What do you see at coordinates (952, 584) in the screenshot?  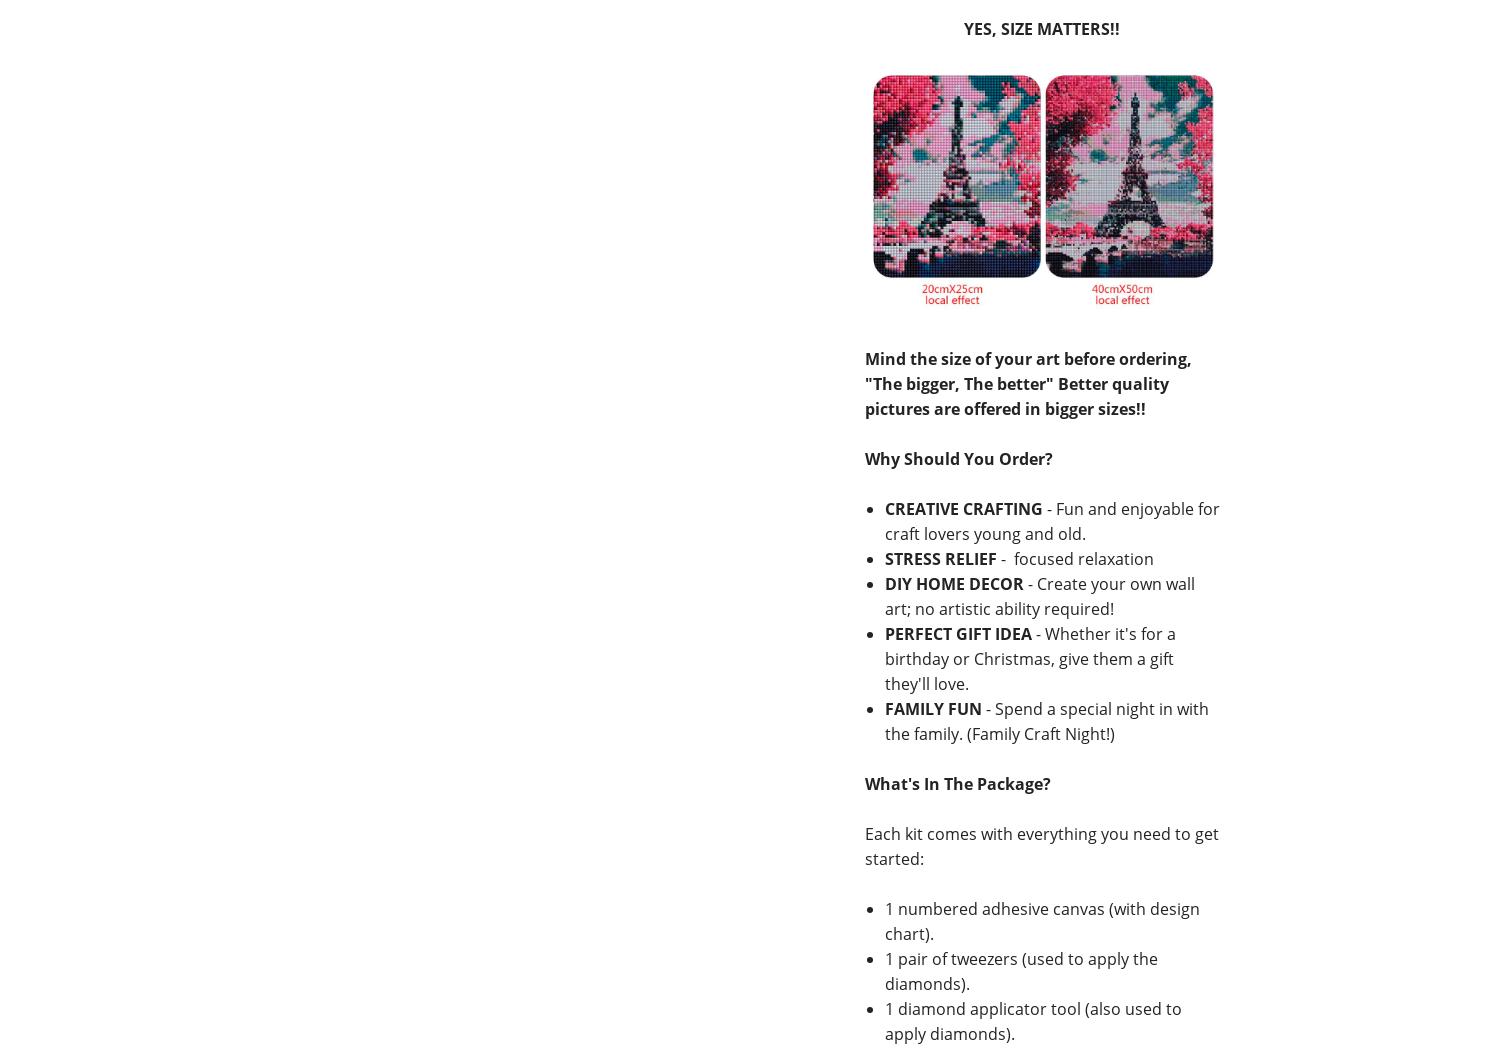 I see `'DIY HOME DECOR'` at bounding box center [952, 584].